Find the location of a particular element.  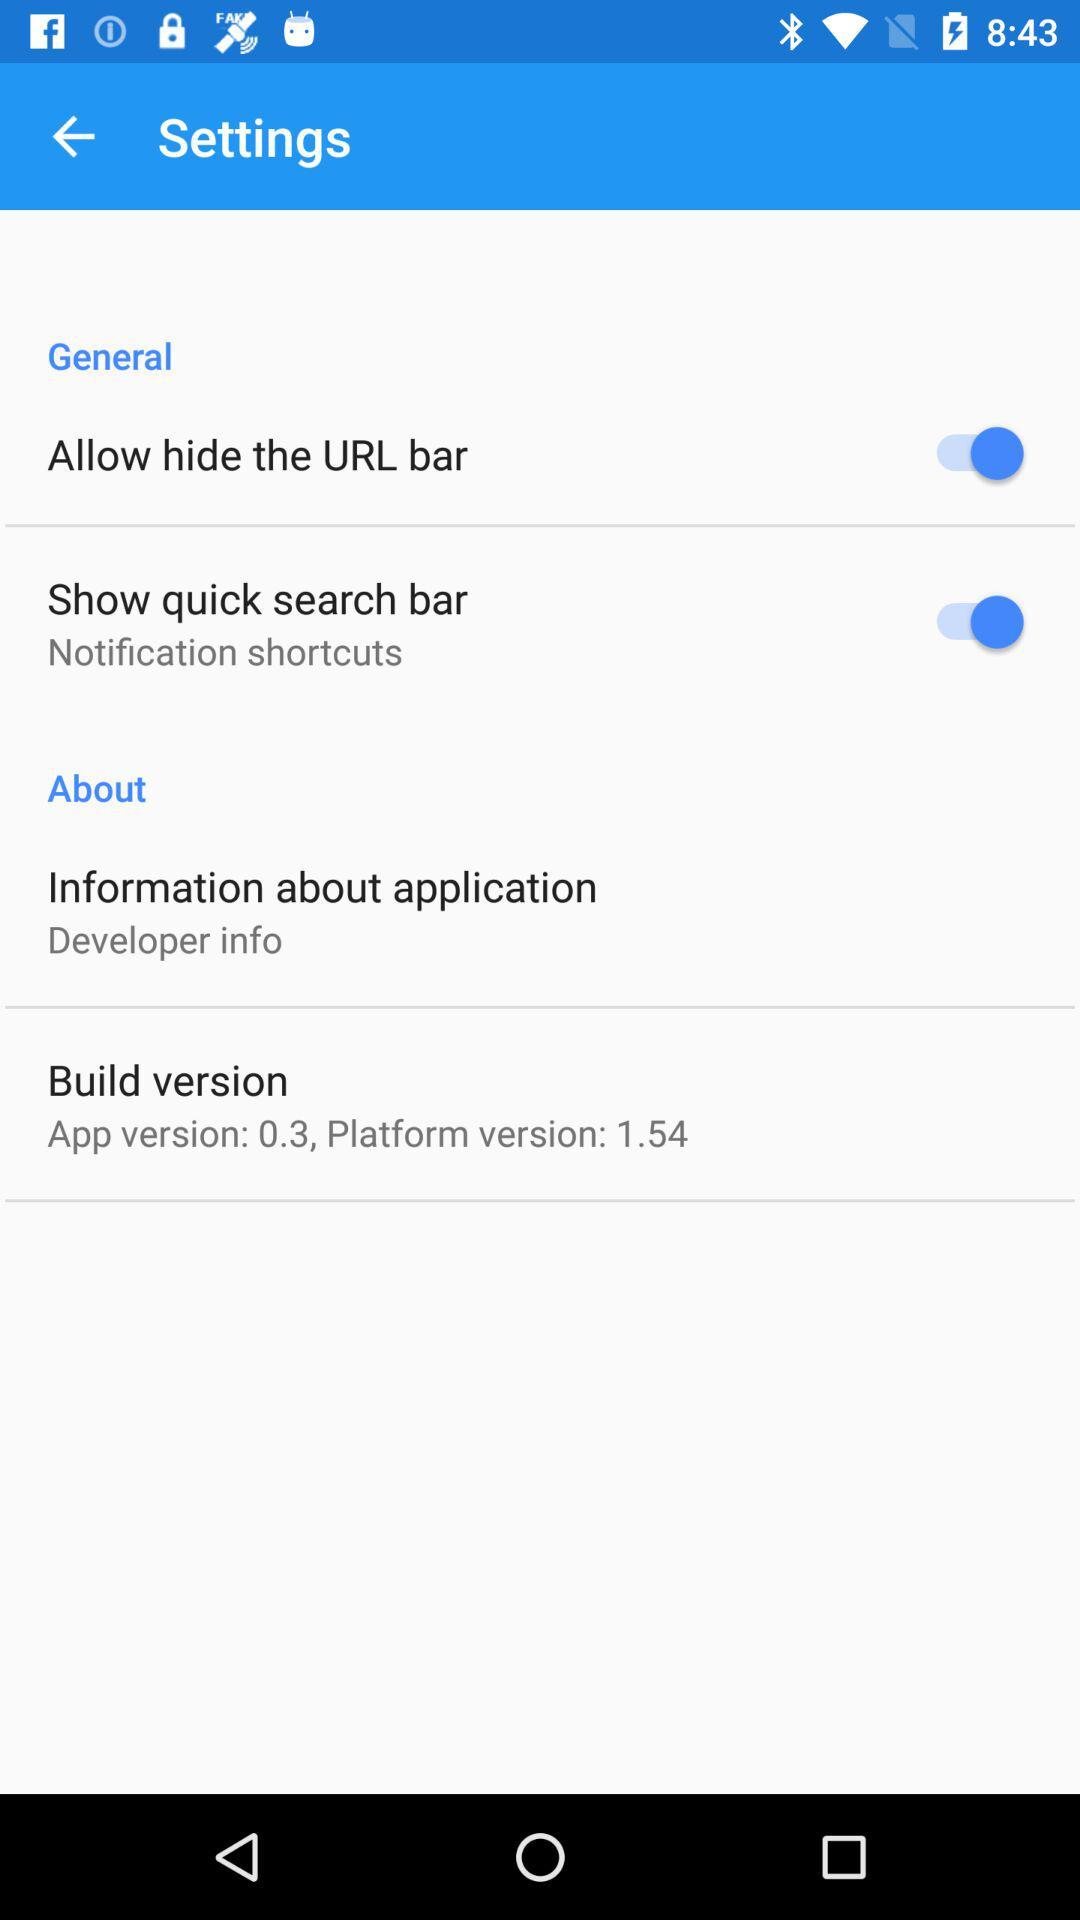

item below build version item is located at coordinates (367, 1132).